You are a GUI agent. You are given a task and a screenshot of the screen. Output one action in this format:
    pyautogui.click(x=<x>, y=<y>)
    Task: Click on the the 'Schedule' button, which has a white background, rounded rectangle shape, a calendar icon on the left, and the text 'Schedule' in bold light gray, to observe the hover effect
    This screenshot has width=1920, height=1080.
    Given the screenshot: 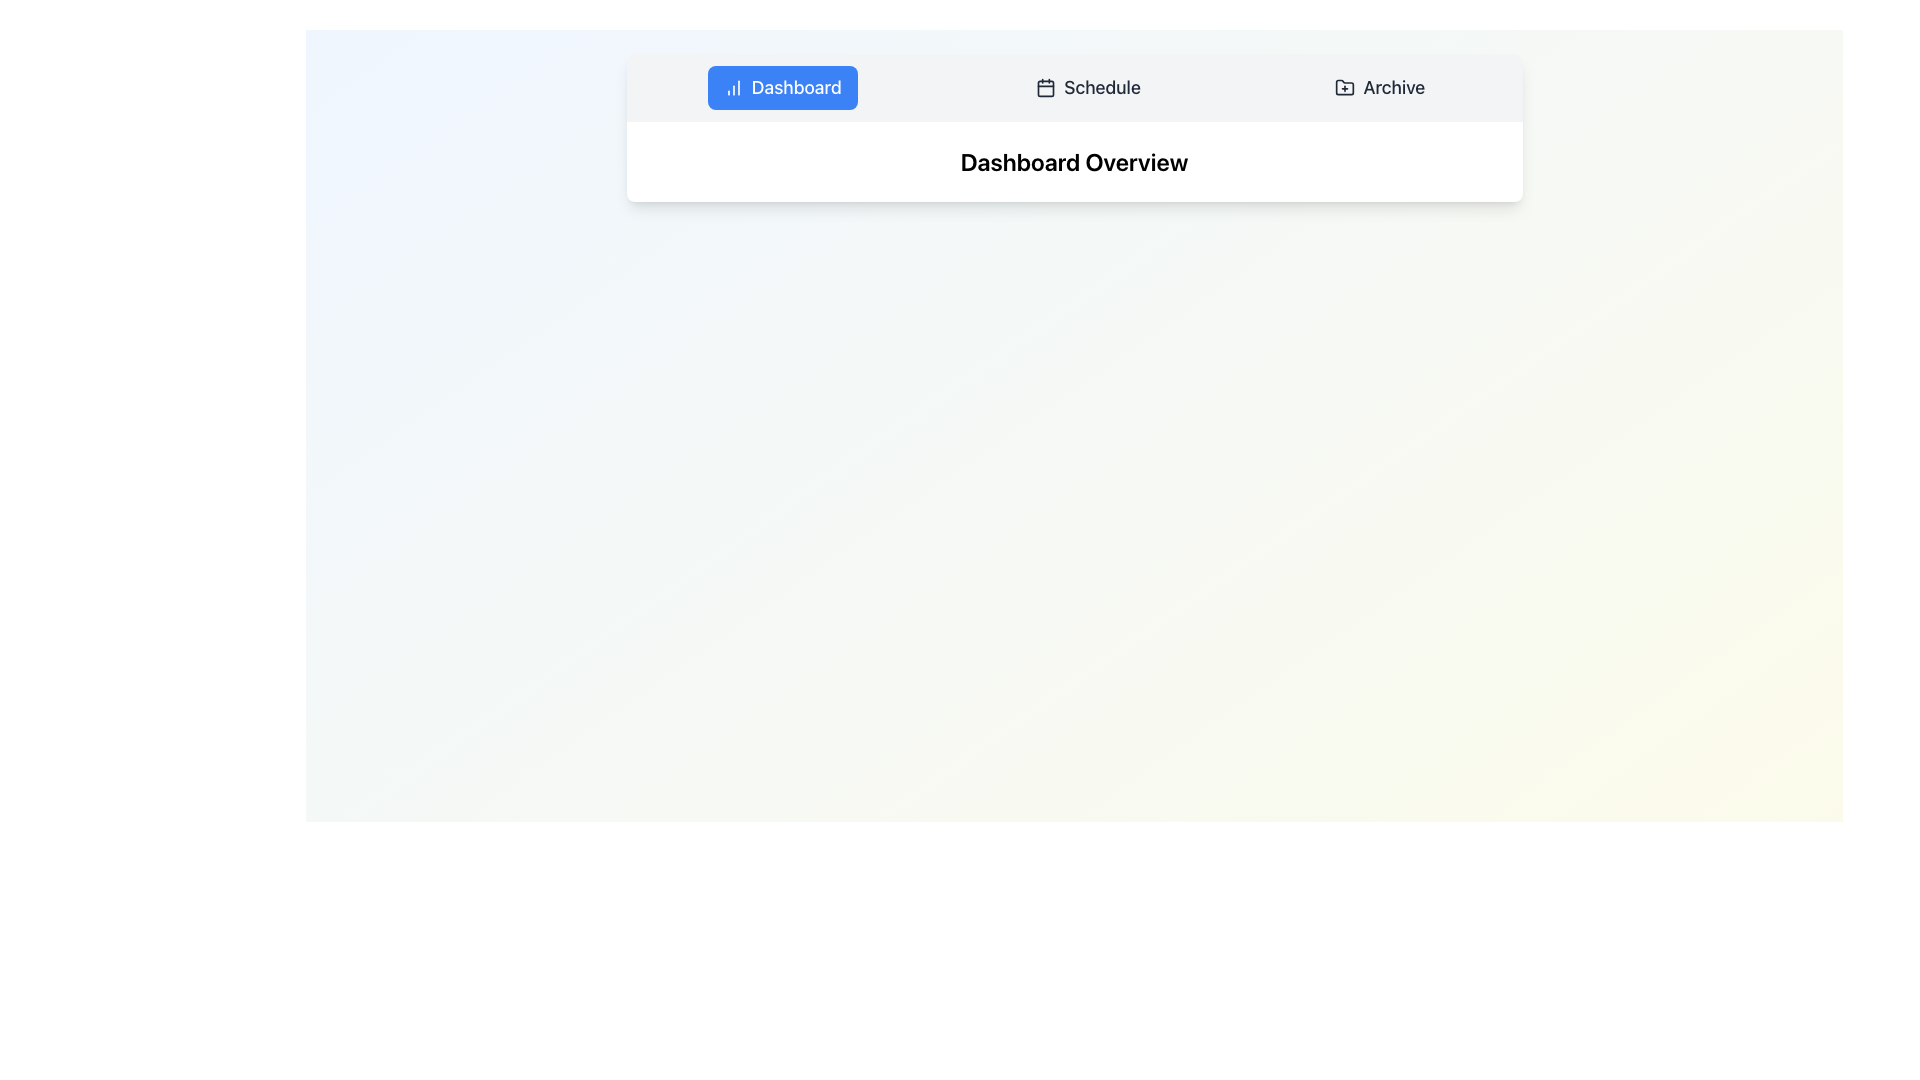 What is the action you would take?
    pyautogui.click(x=1087, y=87)
    